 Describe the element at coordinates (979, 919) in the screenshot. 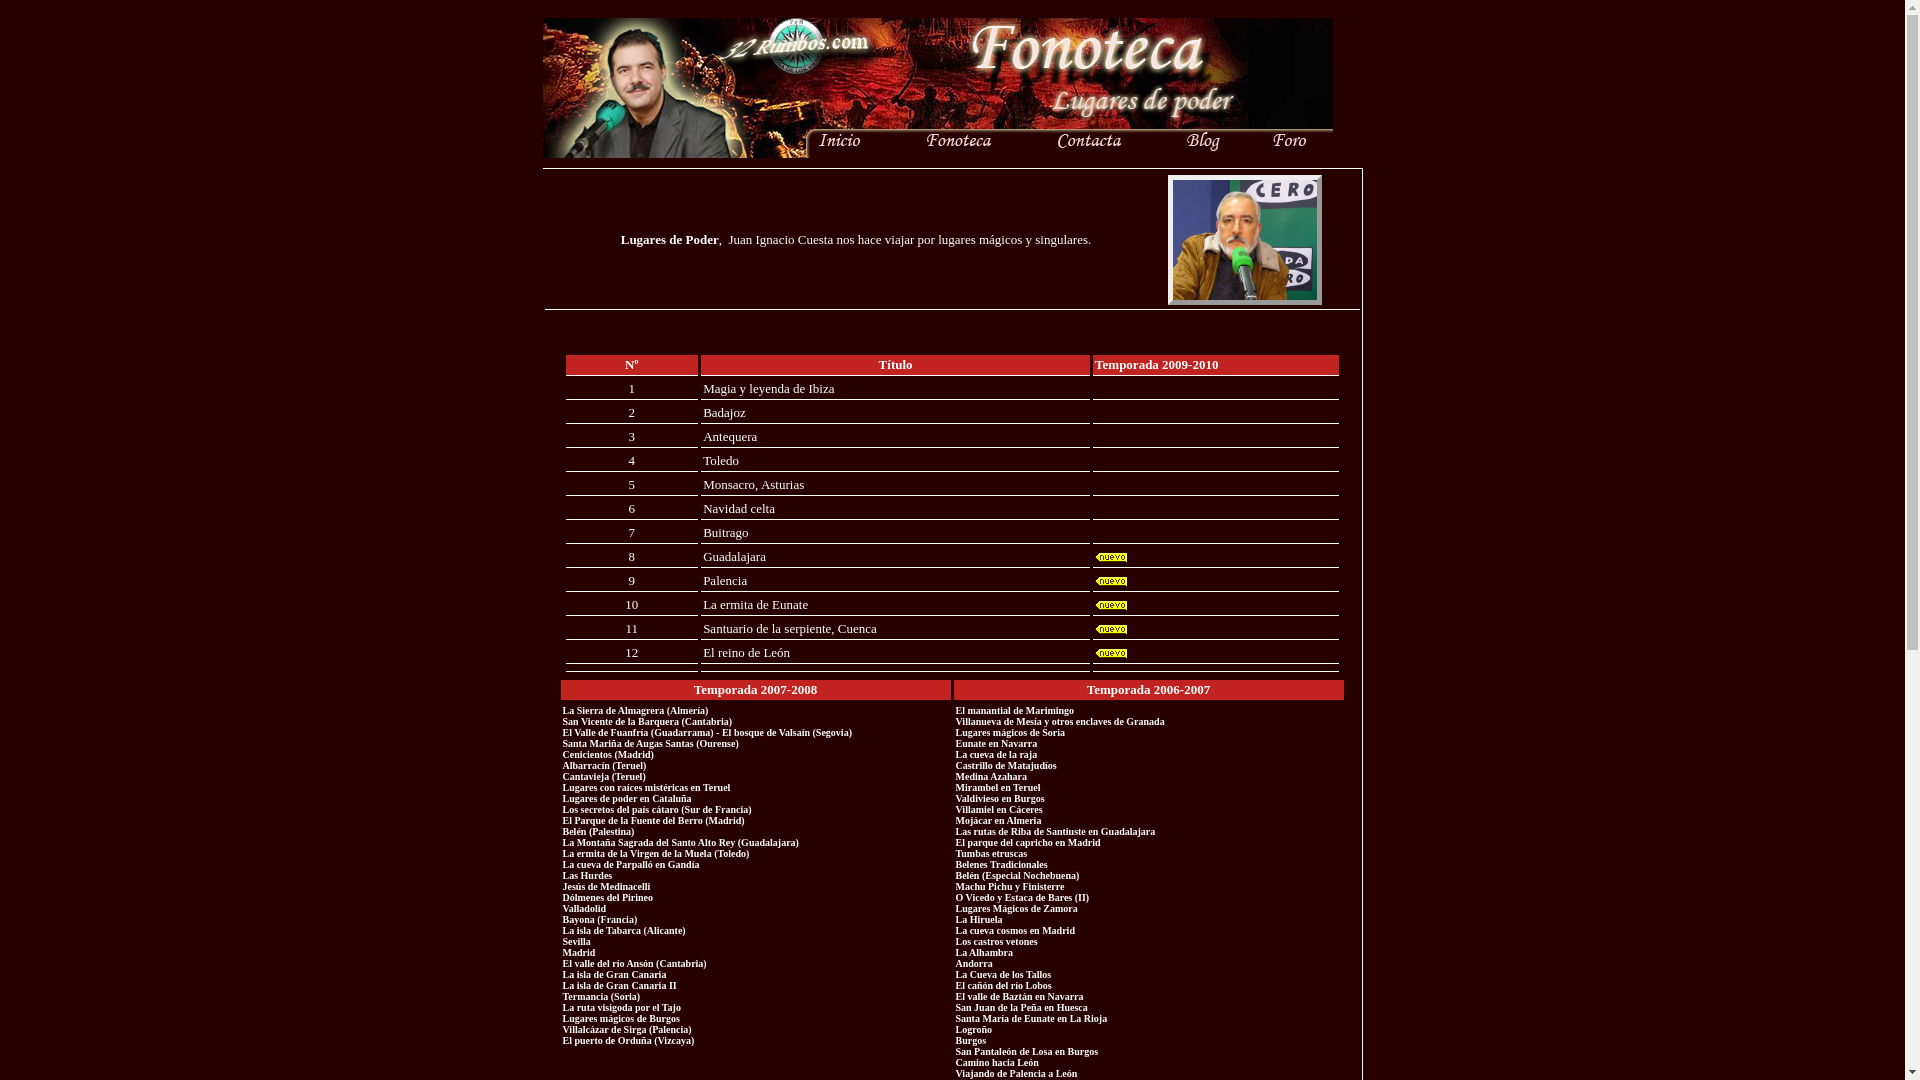

I see `'La Hiruela'` at that location.